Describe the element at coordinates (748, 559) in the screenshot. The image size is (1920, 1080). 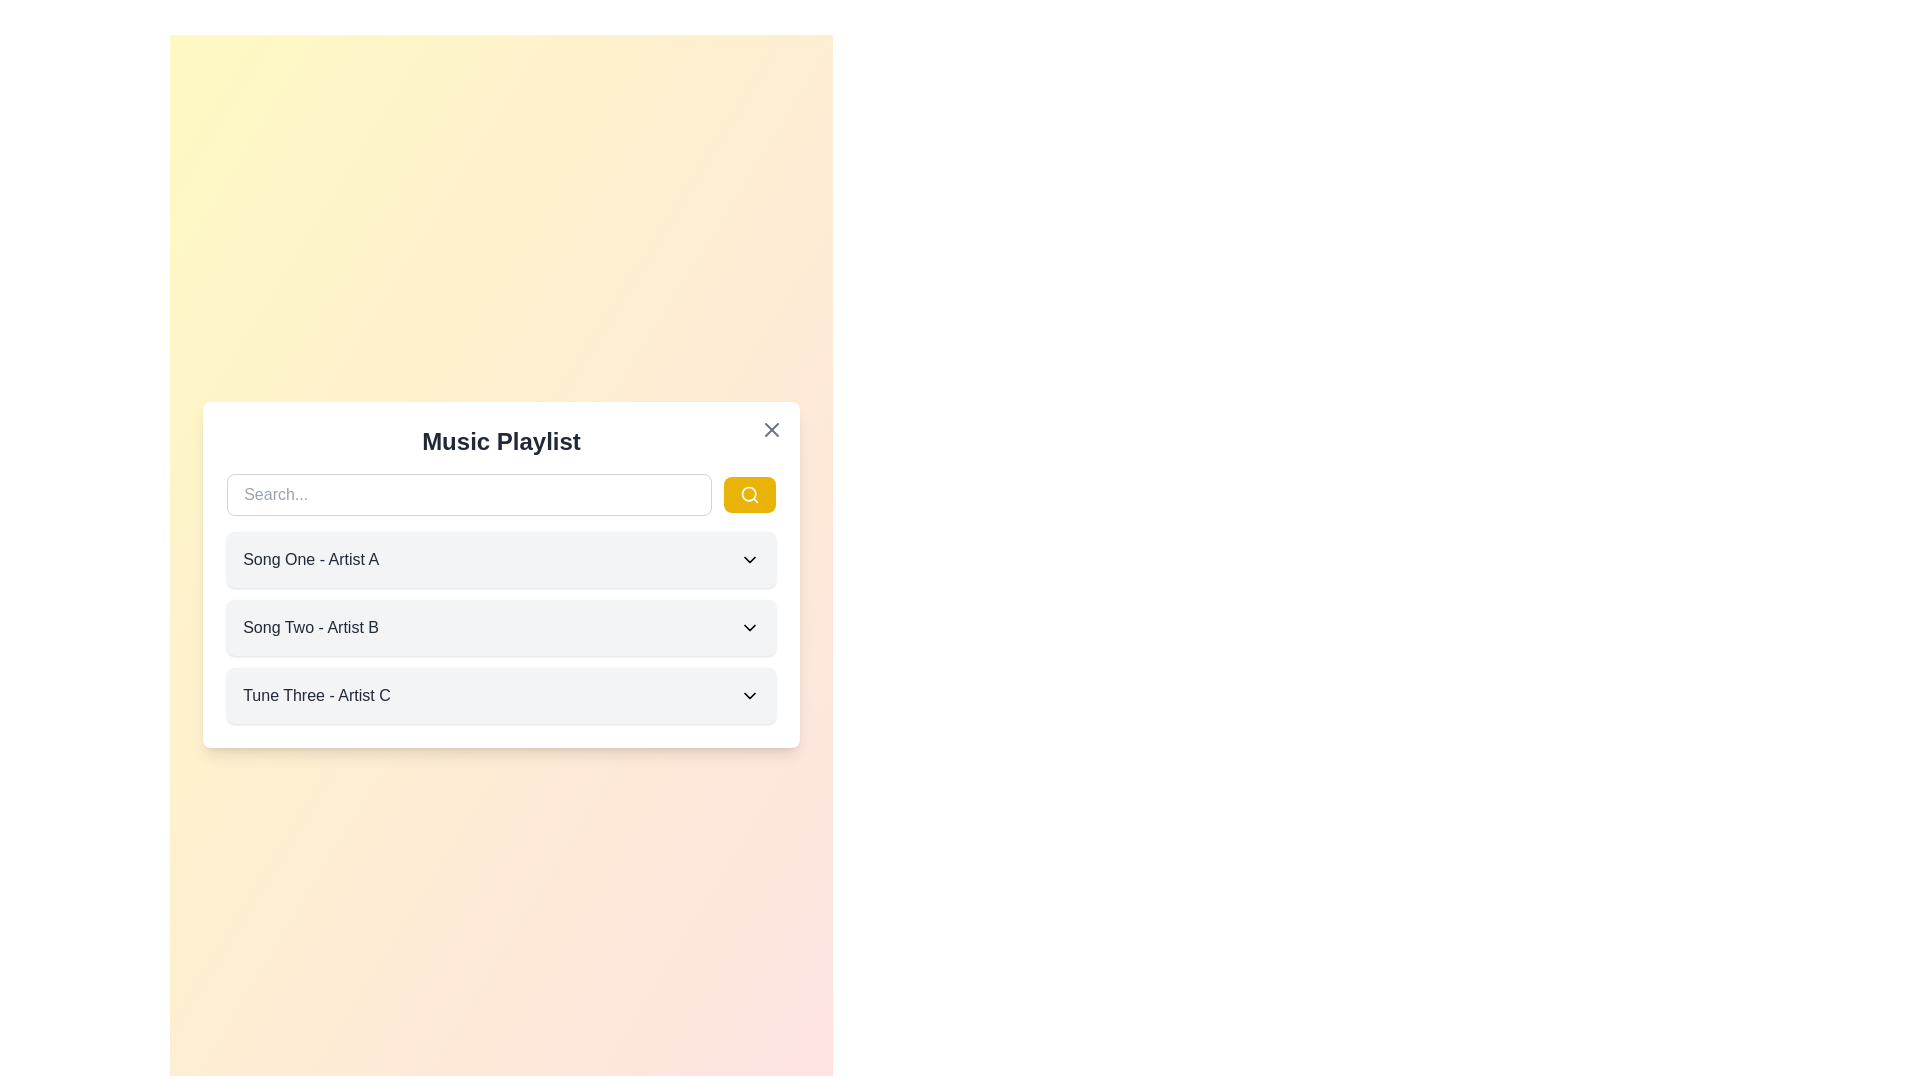
I see `the small, downward-pointing chevron icon located to the far-right of the row displaying 'Song One - Artist A'` at that location.